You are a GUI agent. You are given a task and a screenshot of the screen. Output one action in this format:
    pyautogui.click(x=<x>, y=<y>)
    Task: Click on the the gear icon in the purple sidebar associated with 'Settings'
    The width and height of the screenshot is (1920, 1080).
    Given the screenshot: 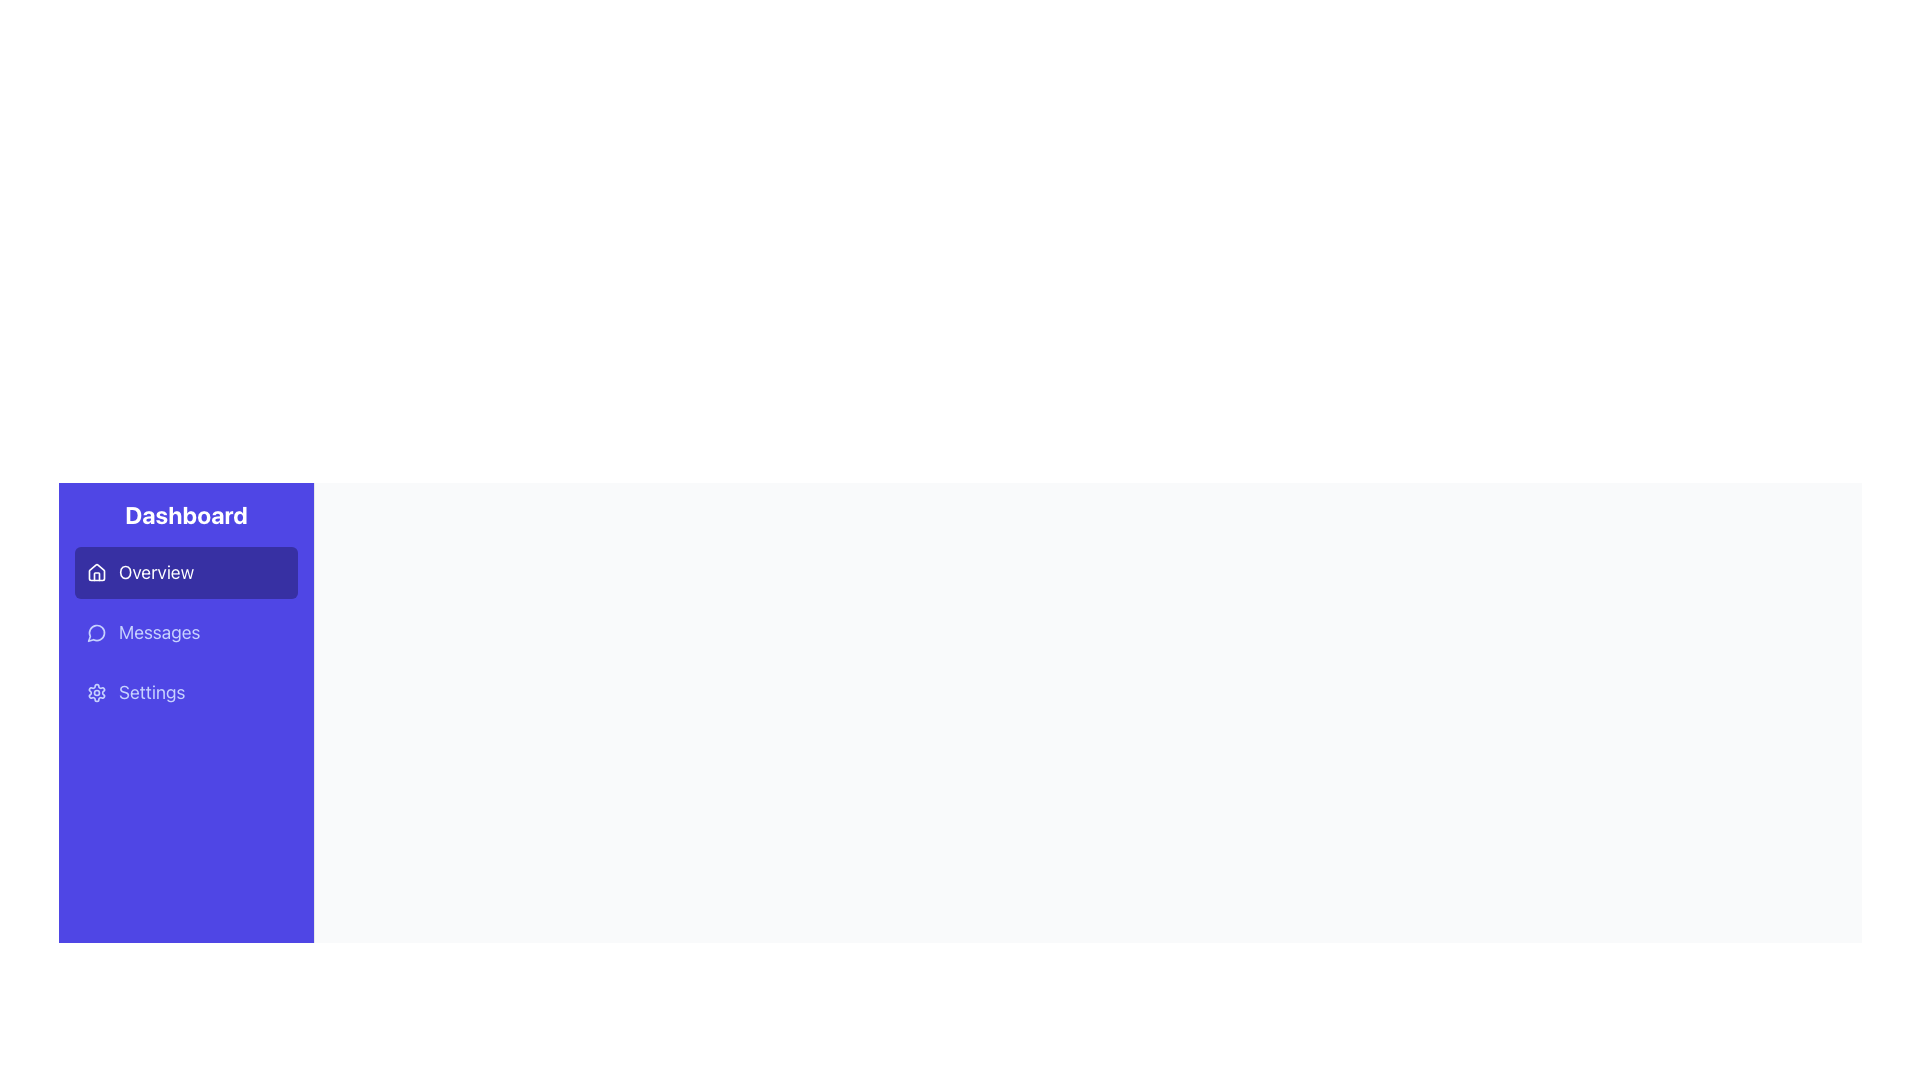 What is the action you would take?
    pyautogui.click(x=95, y=692)
    